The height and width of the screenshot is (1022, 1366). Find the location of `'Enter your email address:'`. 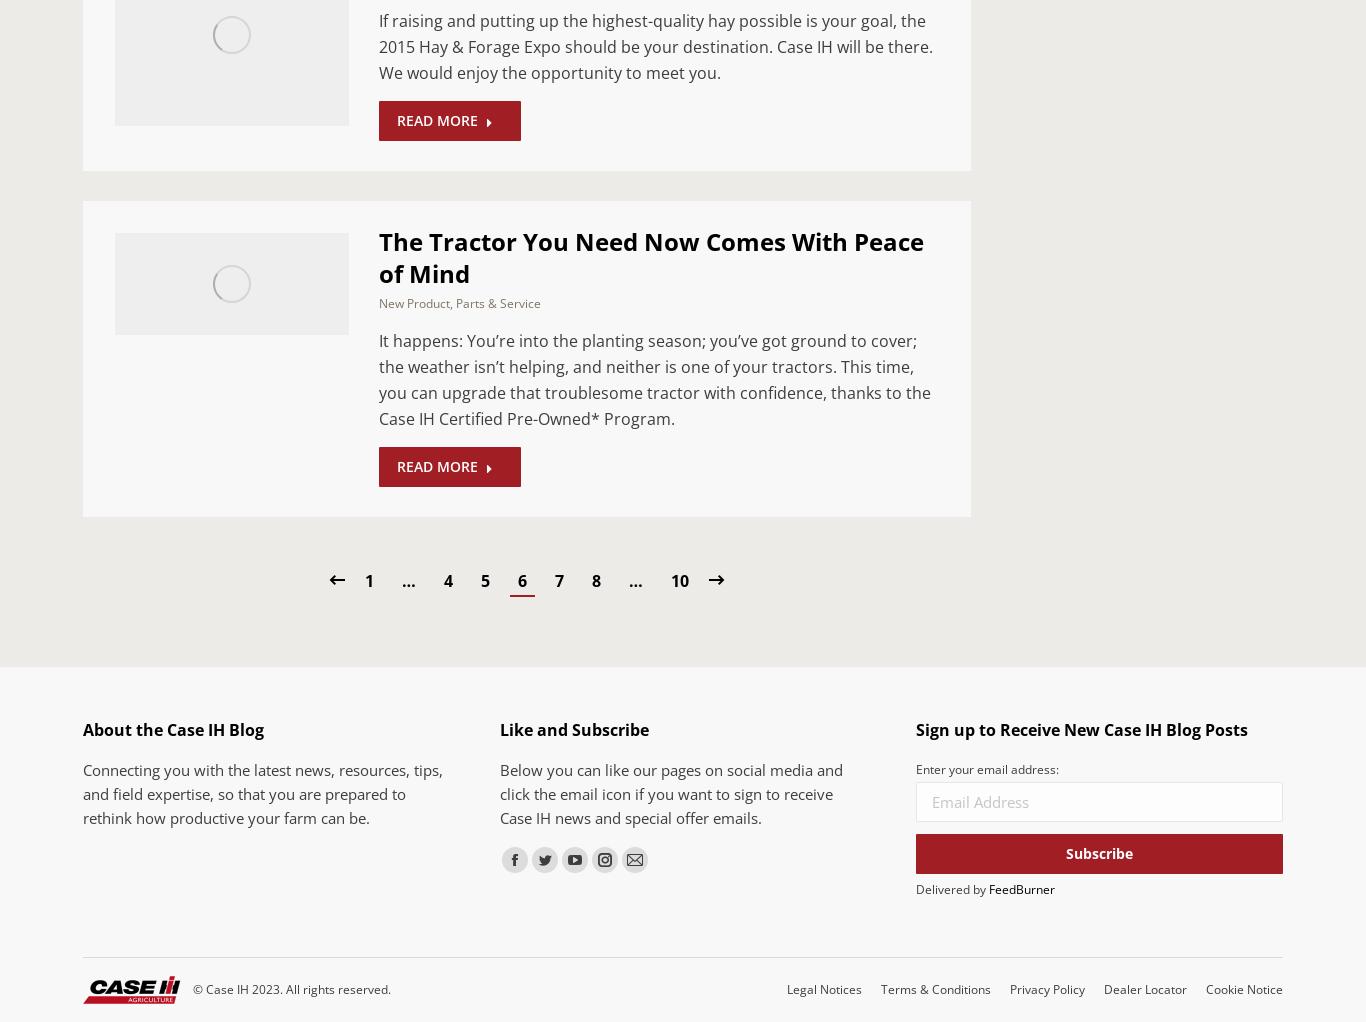

'Enter your email address:' is located at coordinates (987, 768).